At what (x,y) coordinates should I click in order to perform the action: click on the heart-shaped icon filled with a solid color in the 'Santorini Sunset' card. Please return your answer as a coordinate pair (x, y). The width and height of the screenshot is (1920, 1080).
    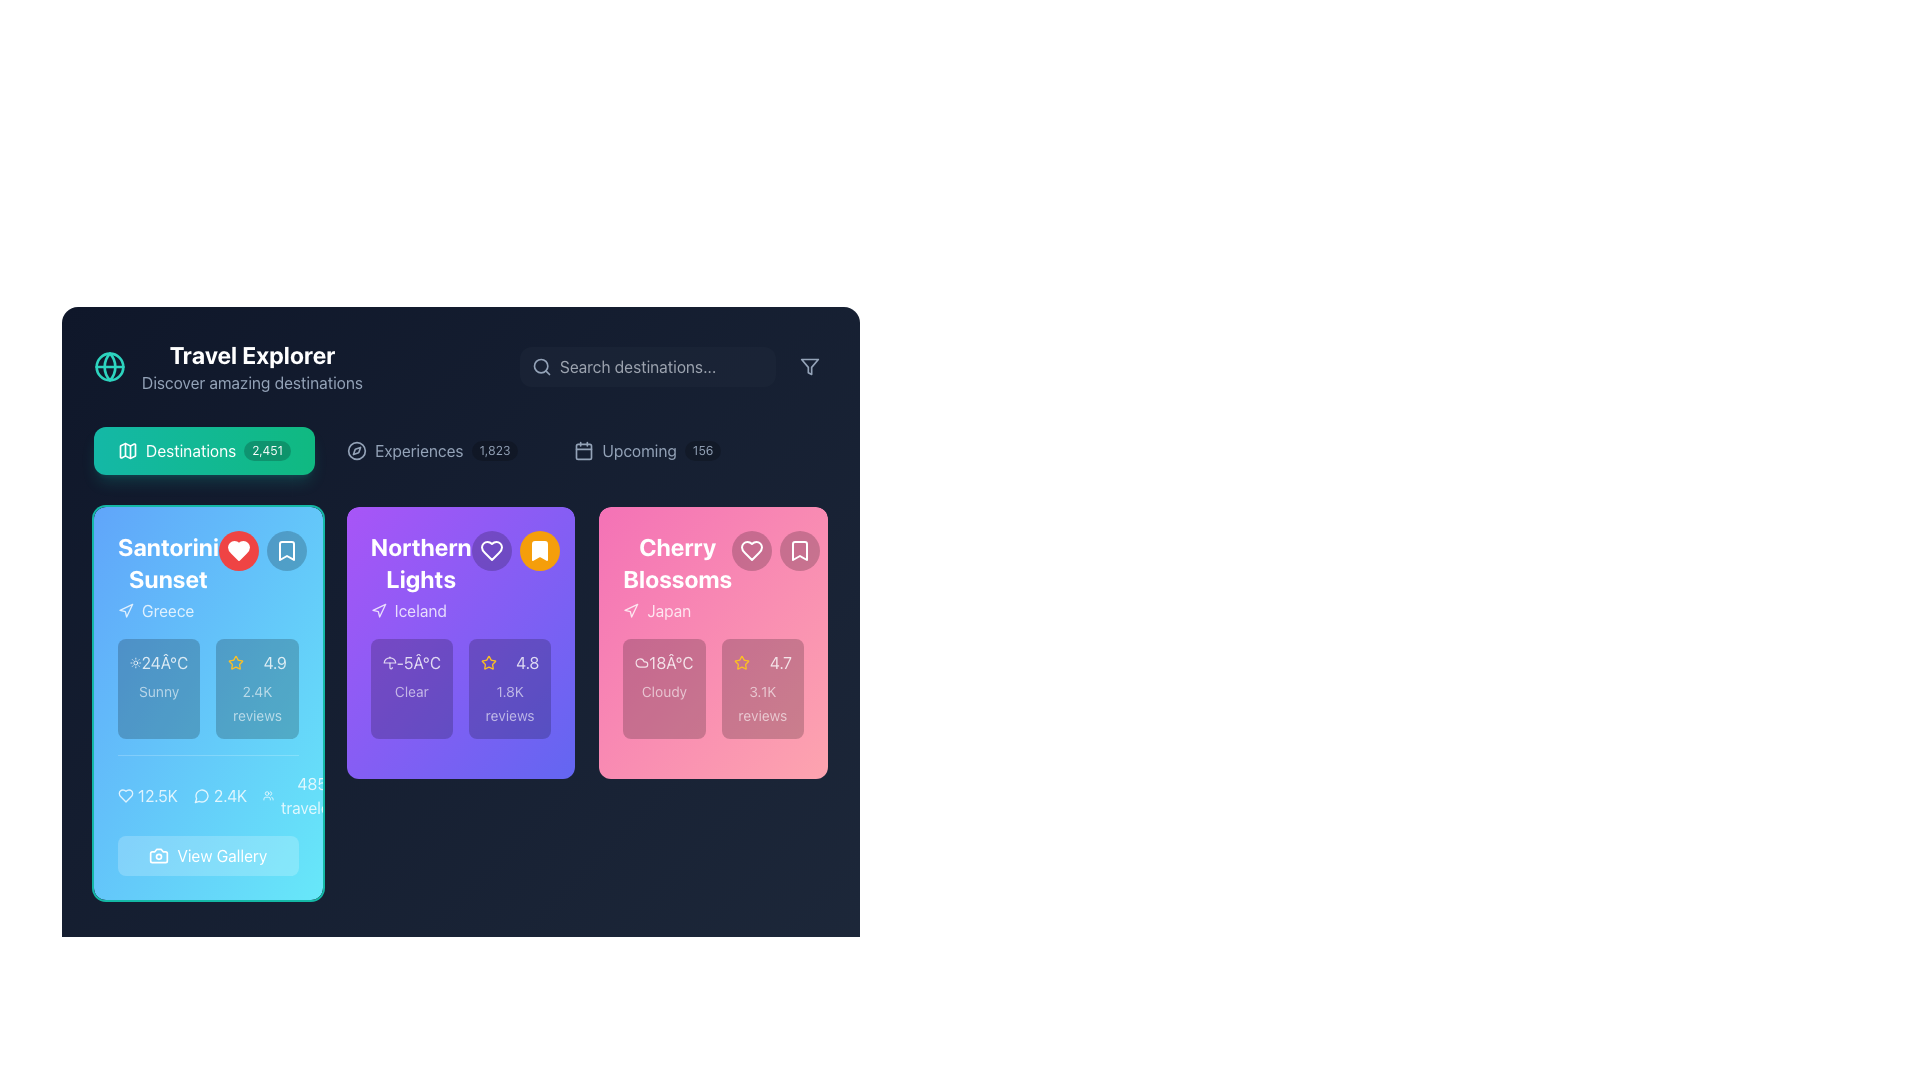
    Looking at the image, I should click on (124, 794).